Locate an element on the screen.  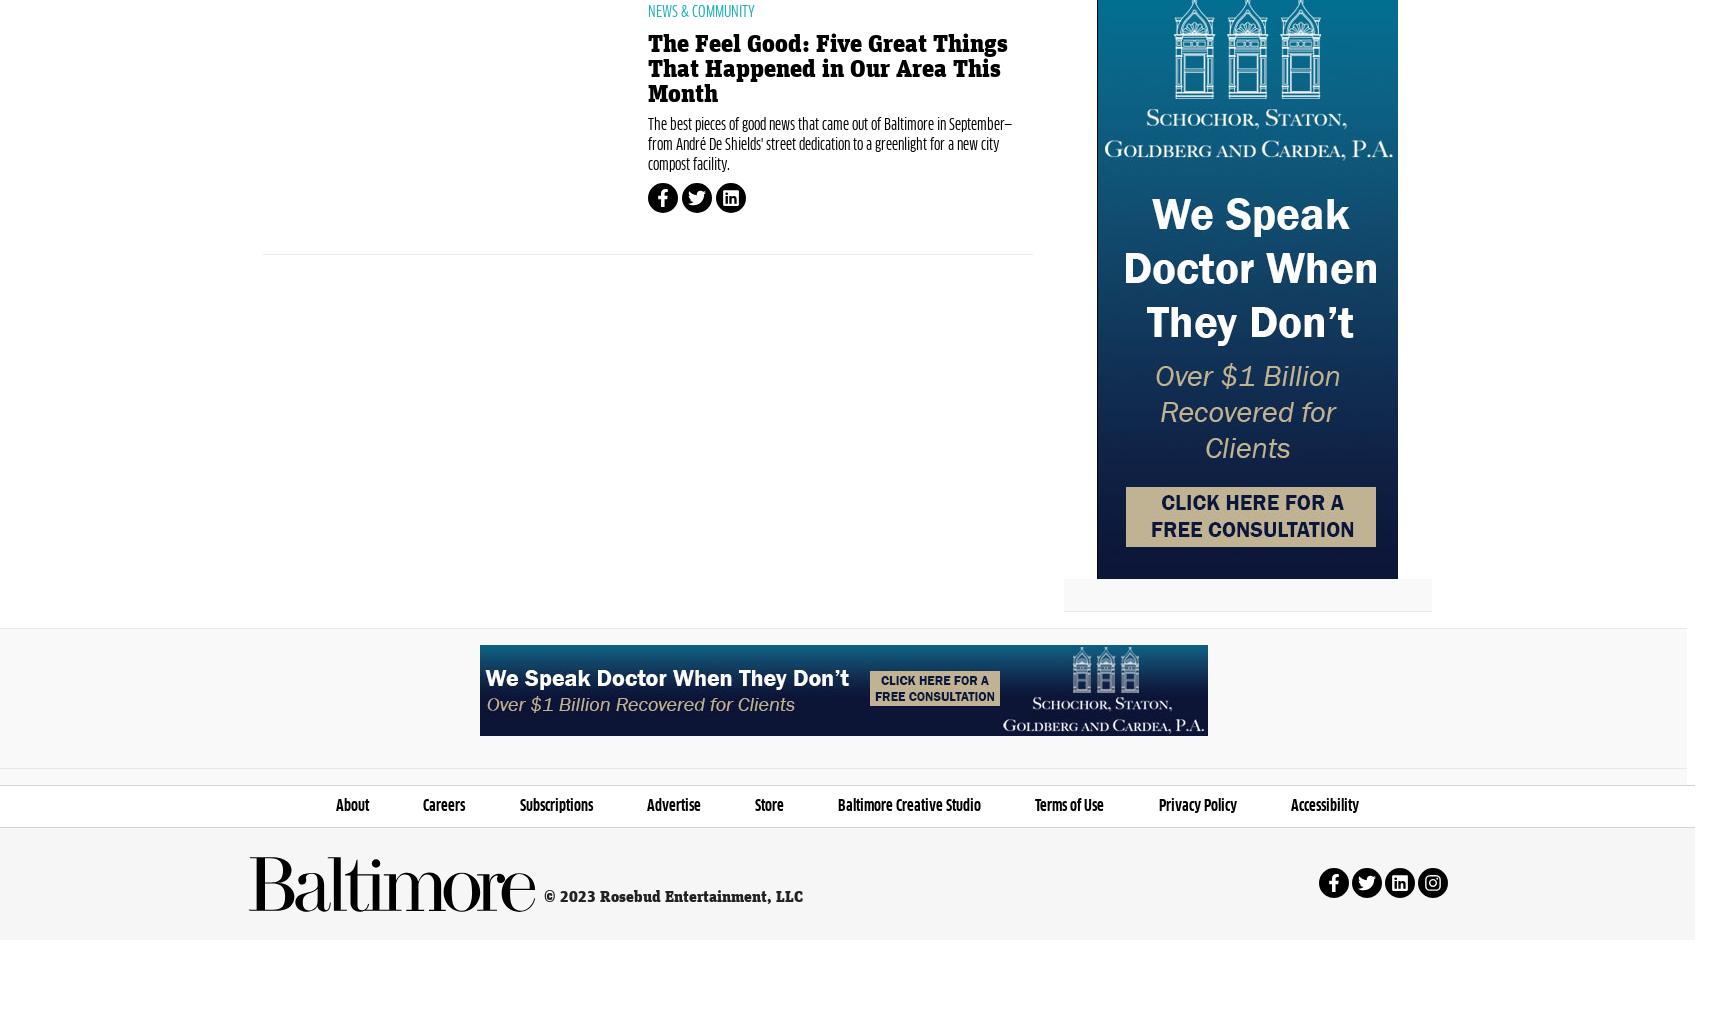
'The best pieces of good news that came out of Baltimore in September—from André De Shields' street dedication to a greenlight for a new city compost facility.' is located at coordinates (829, 248).